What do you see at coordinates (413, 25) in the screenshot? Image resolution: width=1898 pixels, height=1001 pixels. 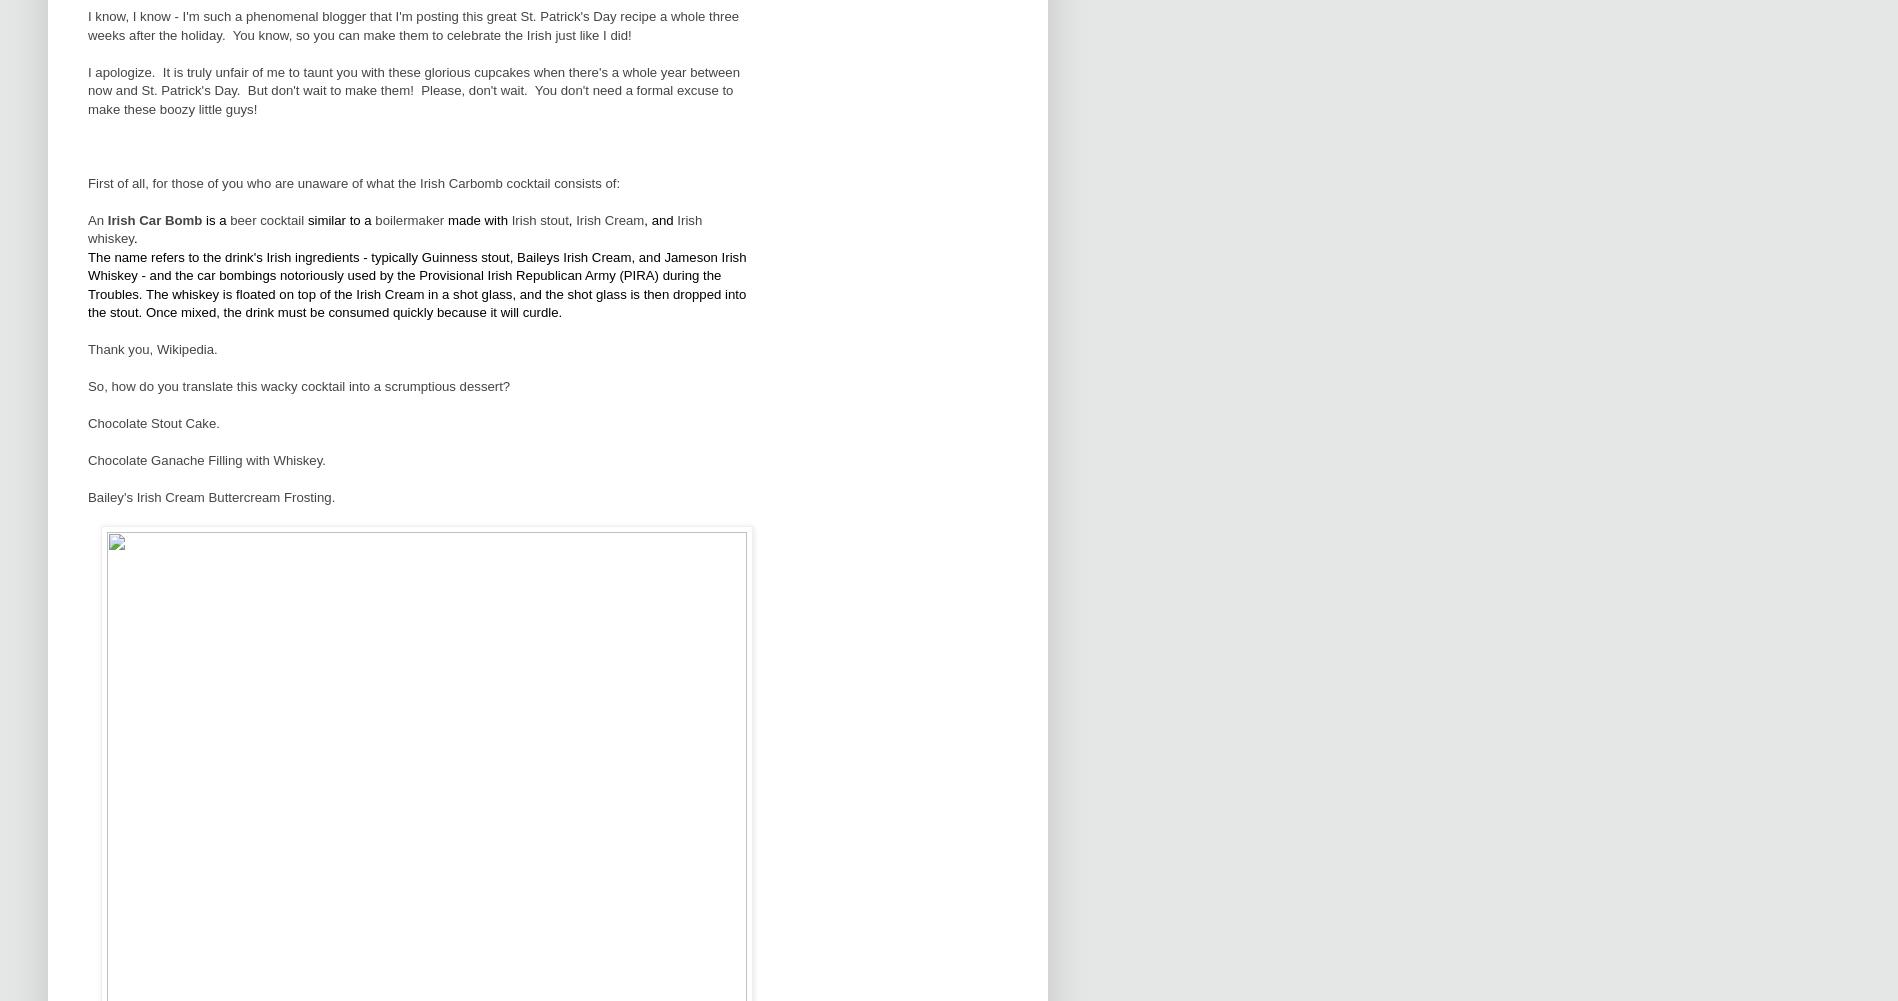 I see `'I know, I know - I'm such a phenomenal blogger that I'm posting this great St. Patrick's Day recipe a whole three weeks after the holiday.  You know, so you can make them to celebrate the Irish just like I did!'` at bounding box center [413, 25].